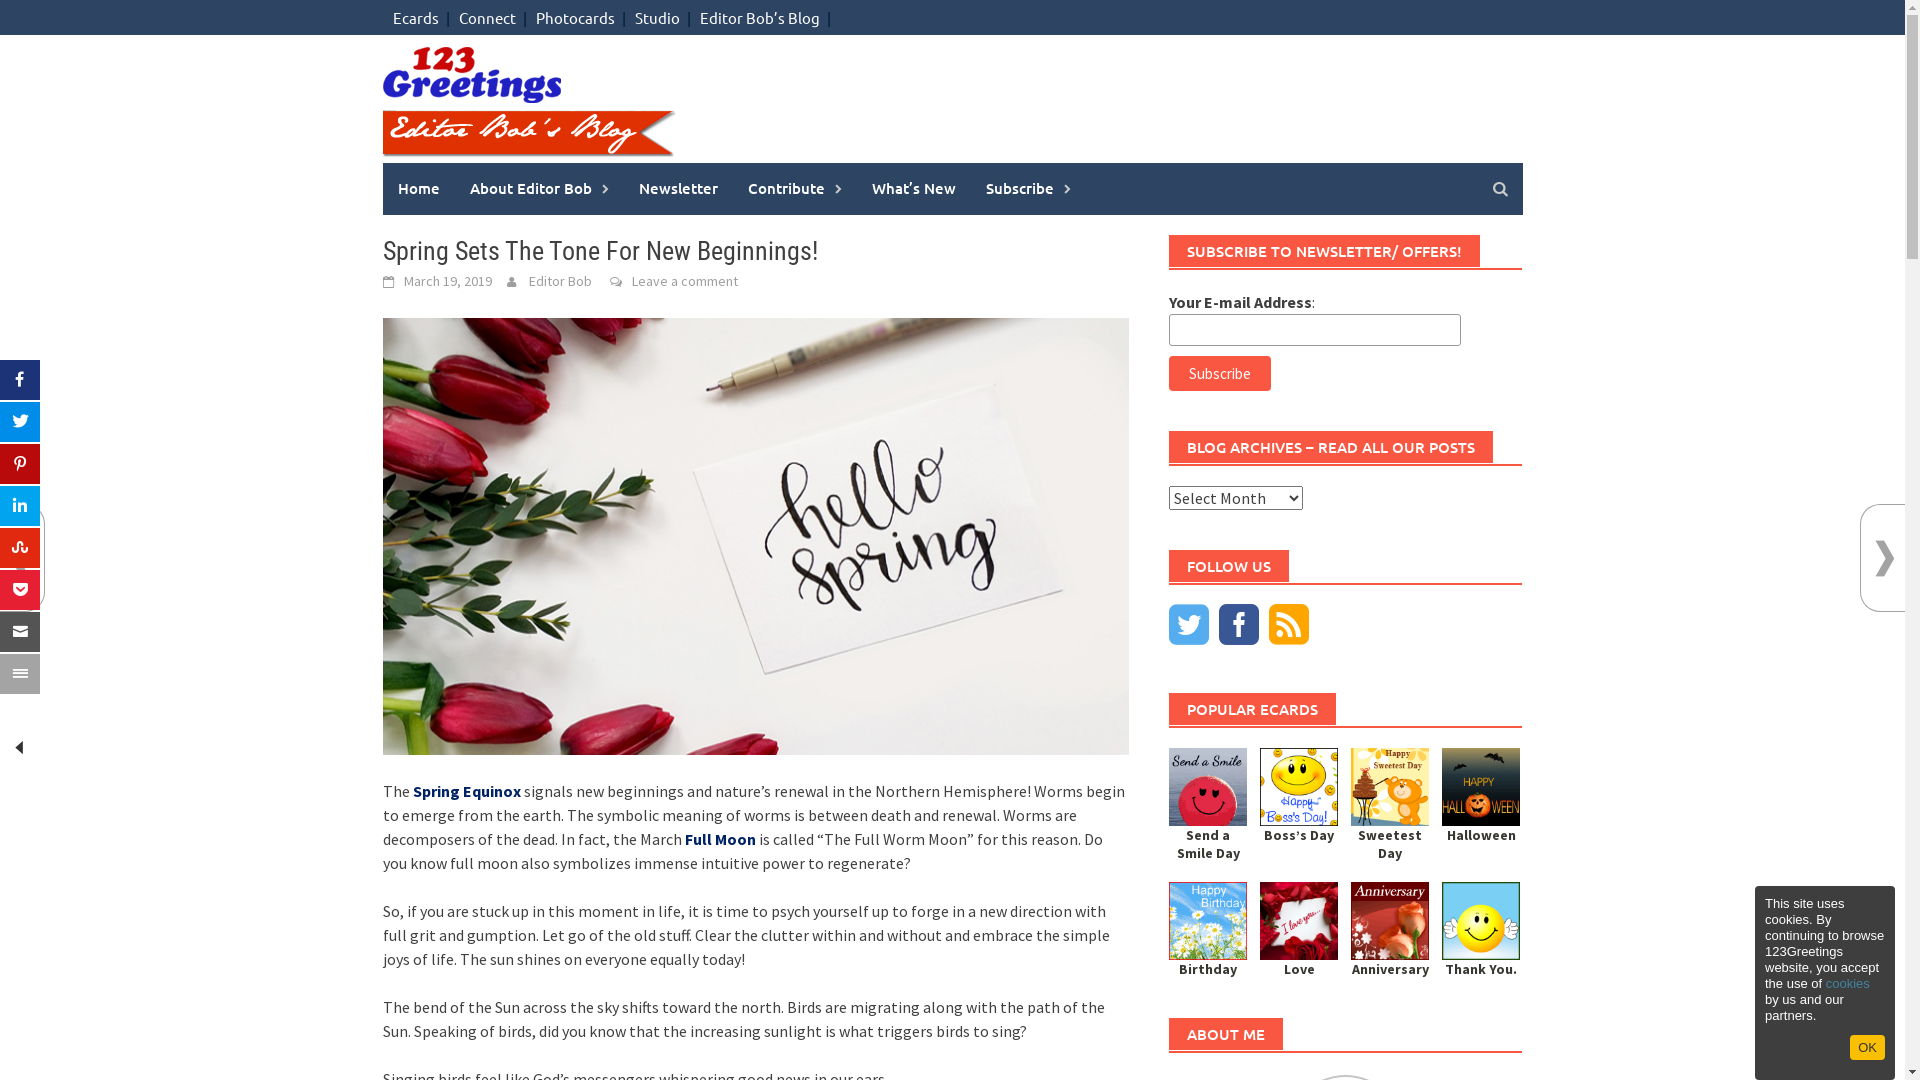  What do you see at coordinates (538, 189) in the screenshot?
I see `'About Editor Bob'` at bounding box center [538, 189].